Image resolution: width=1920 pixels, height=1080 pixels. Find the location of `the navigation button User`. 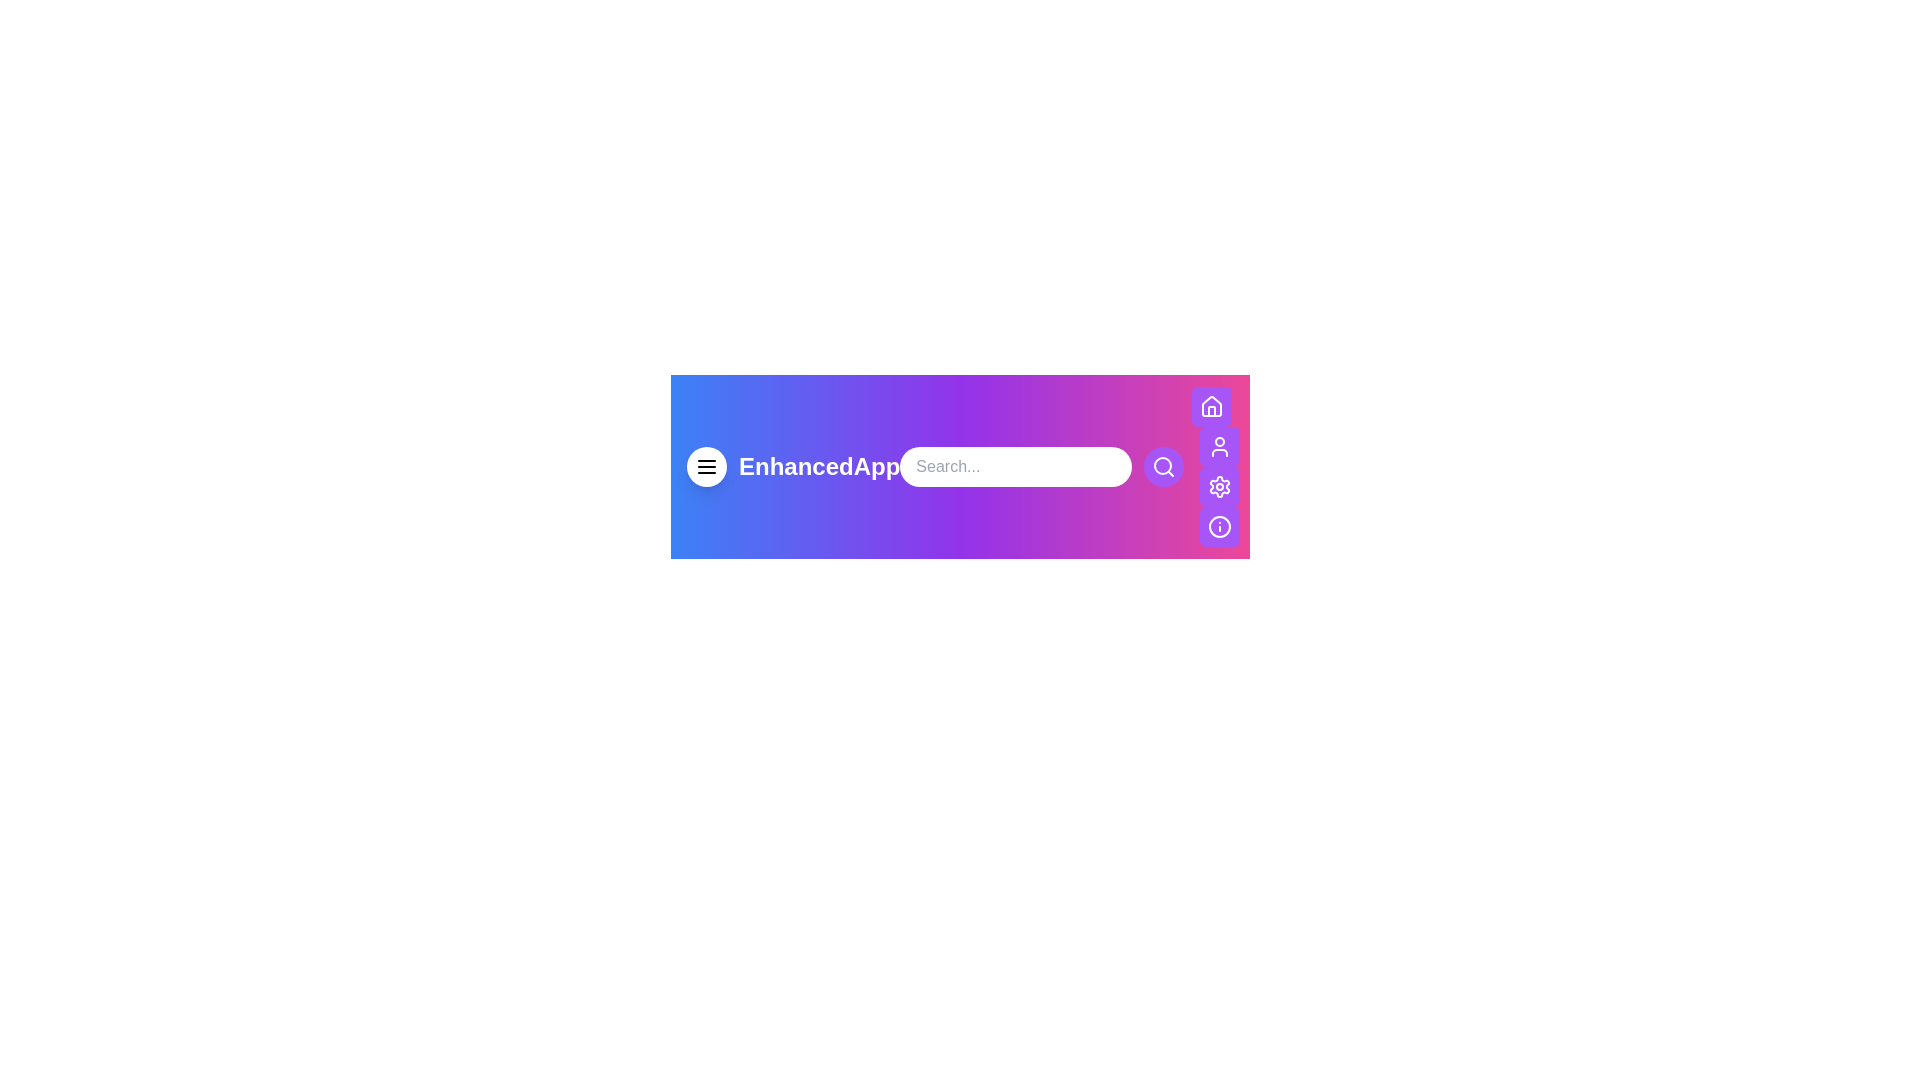

the navigation button User is located at coordinates (1219, 446).